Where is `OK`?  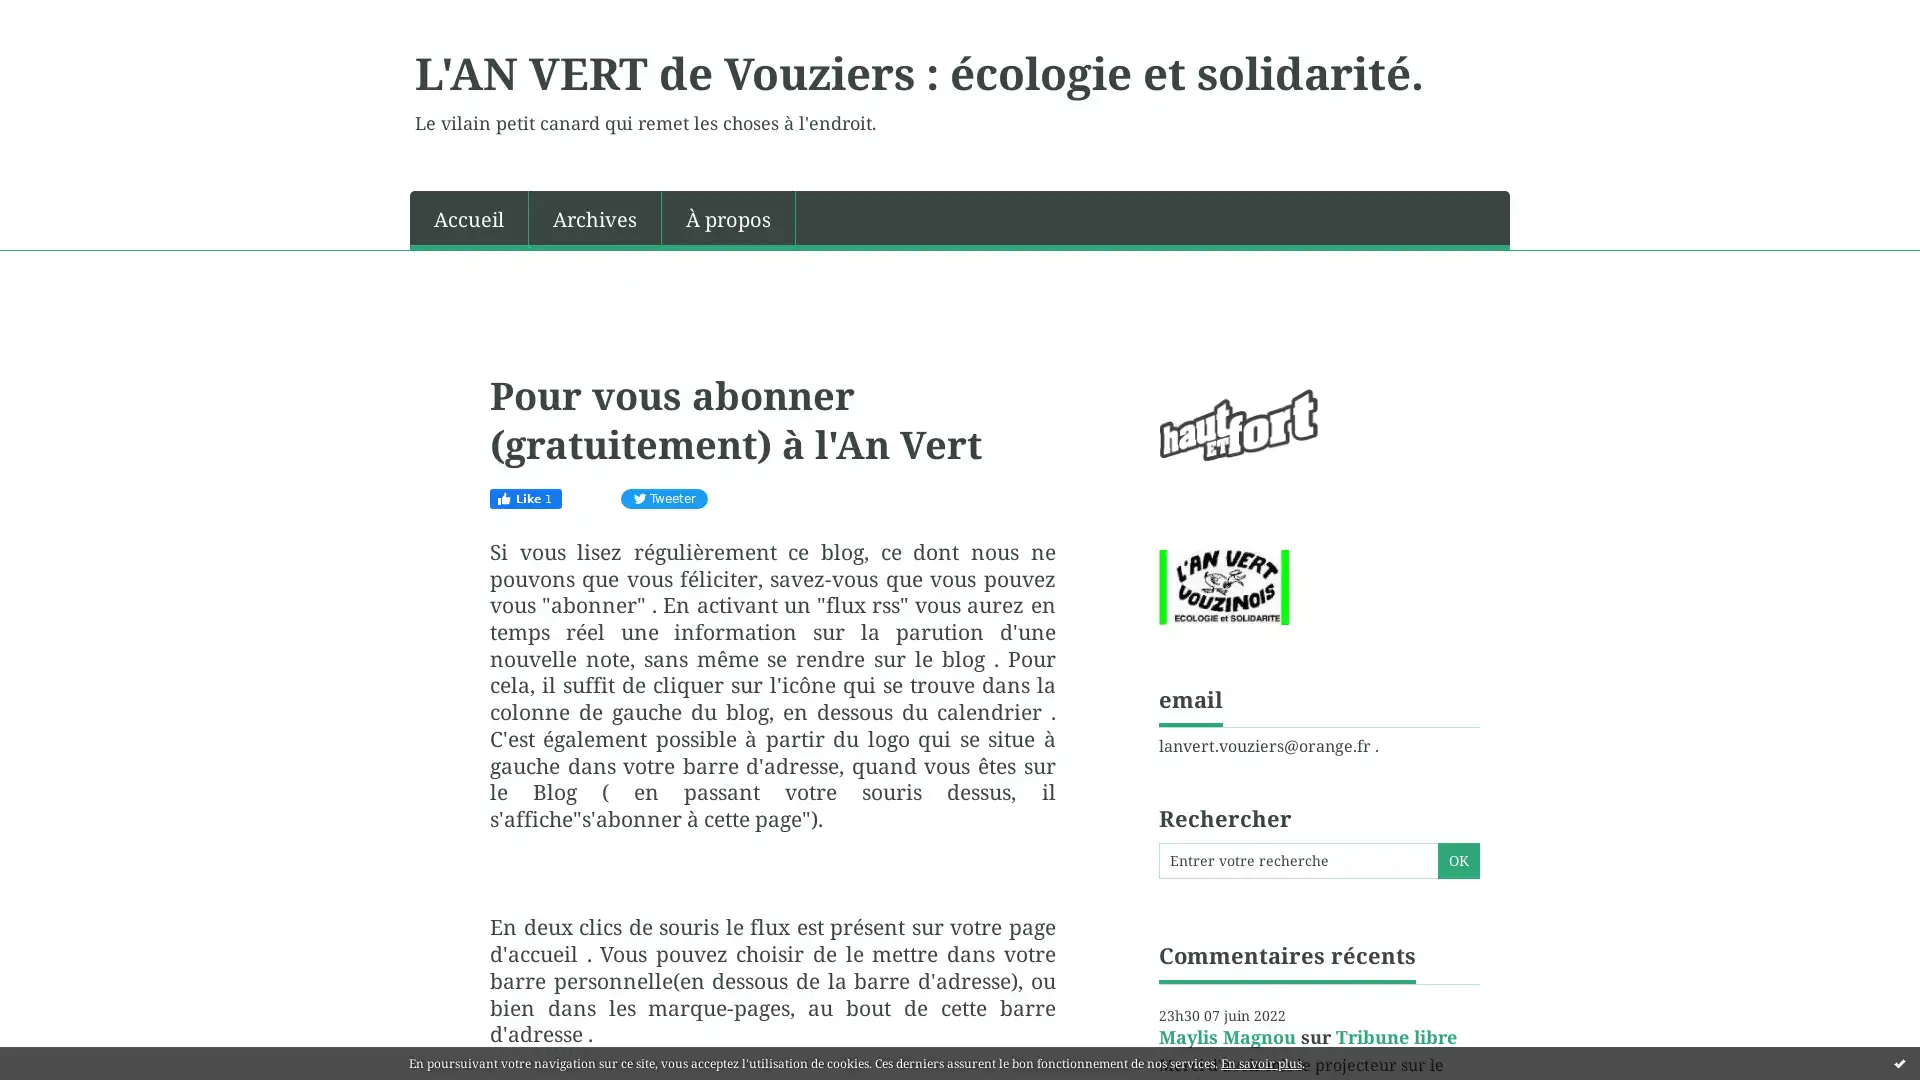
OK is located at coordinates (1458, 859).